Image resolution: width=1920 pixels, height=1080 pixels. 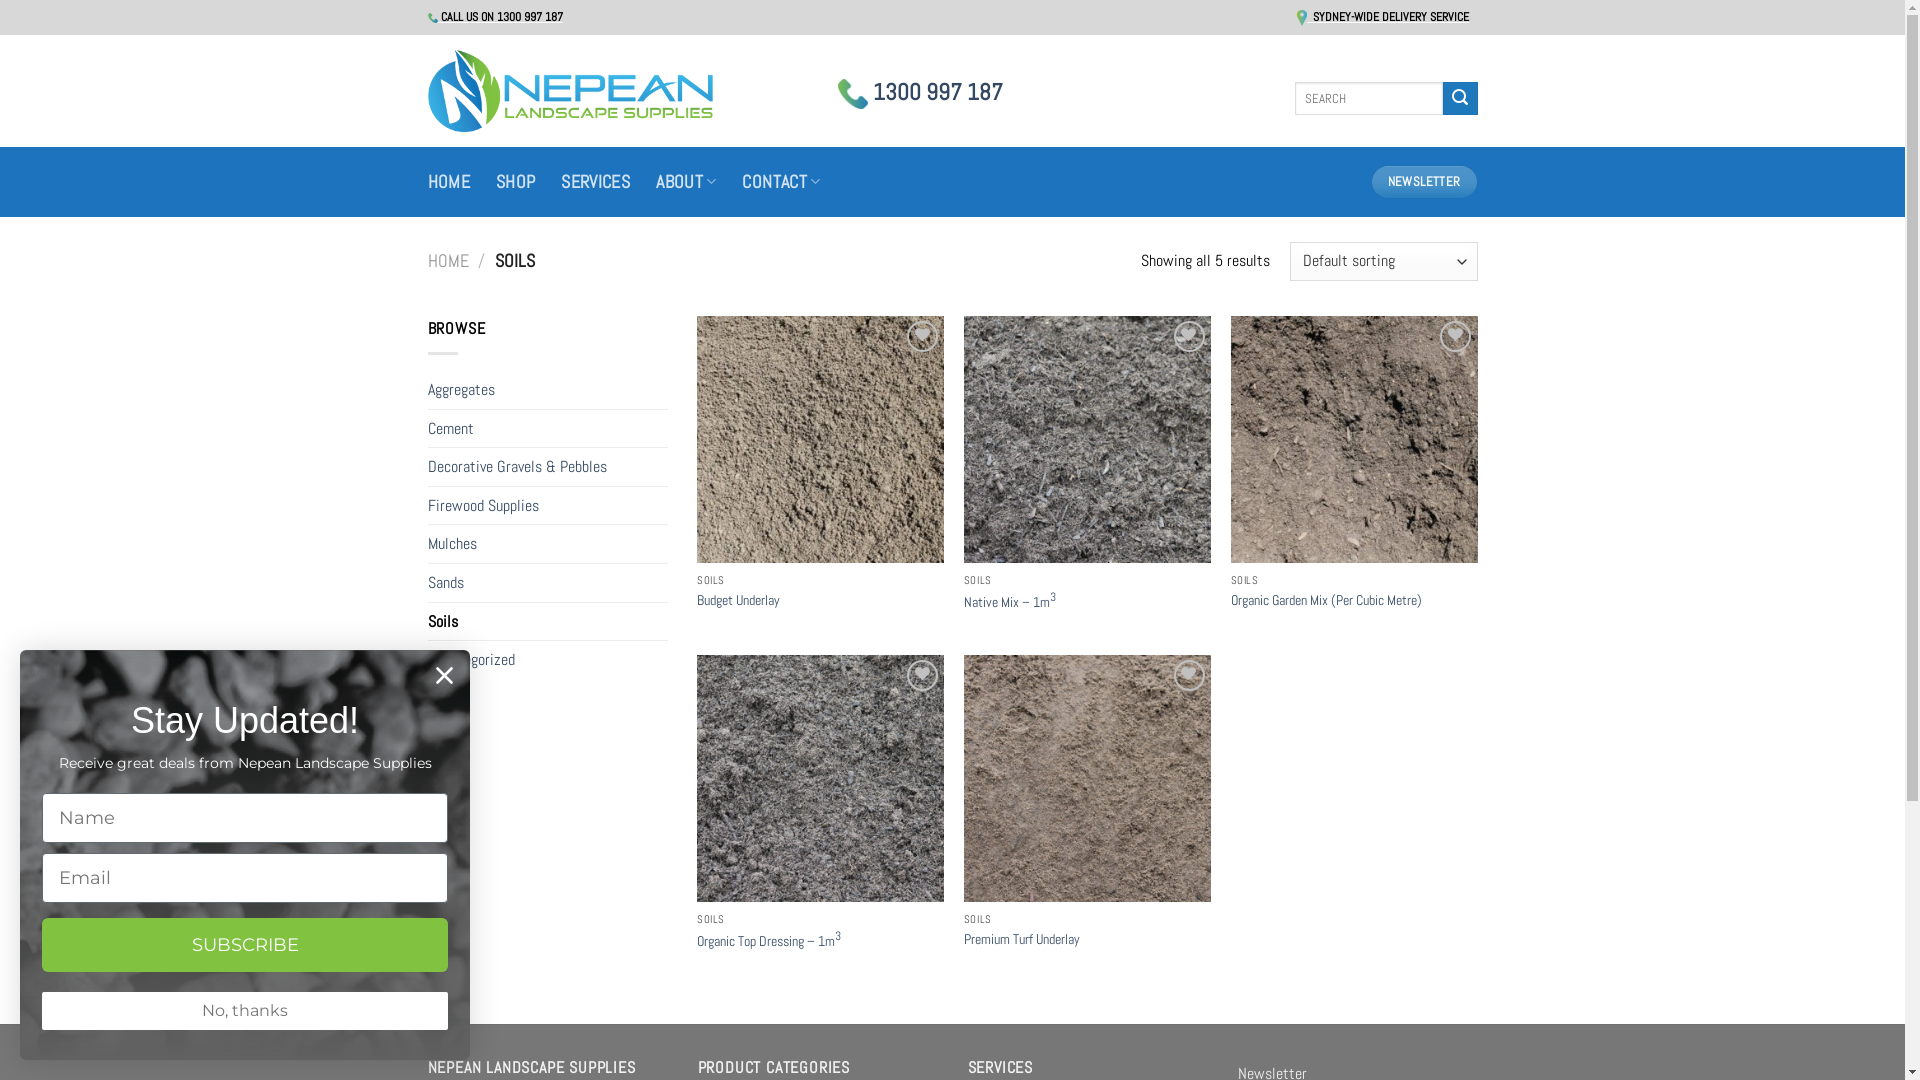 I want to click on 'Uncategorized', so click(x=547, y=659).